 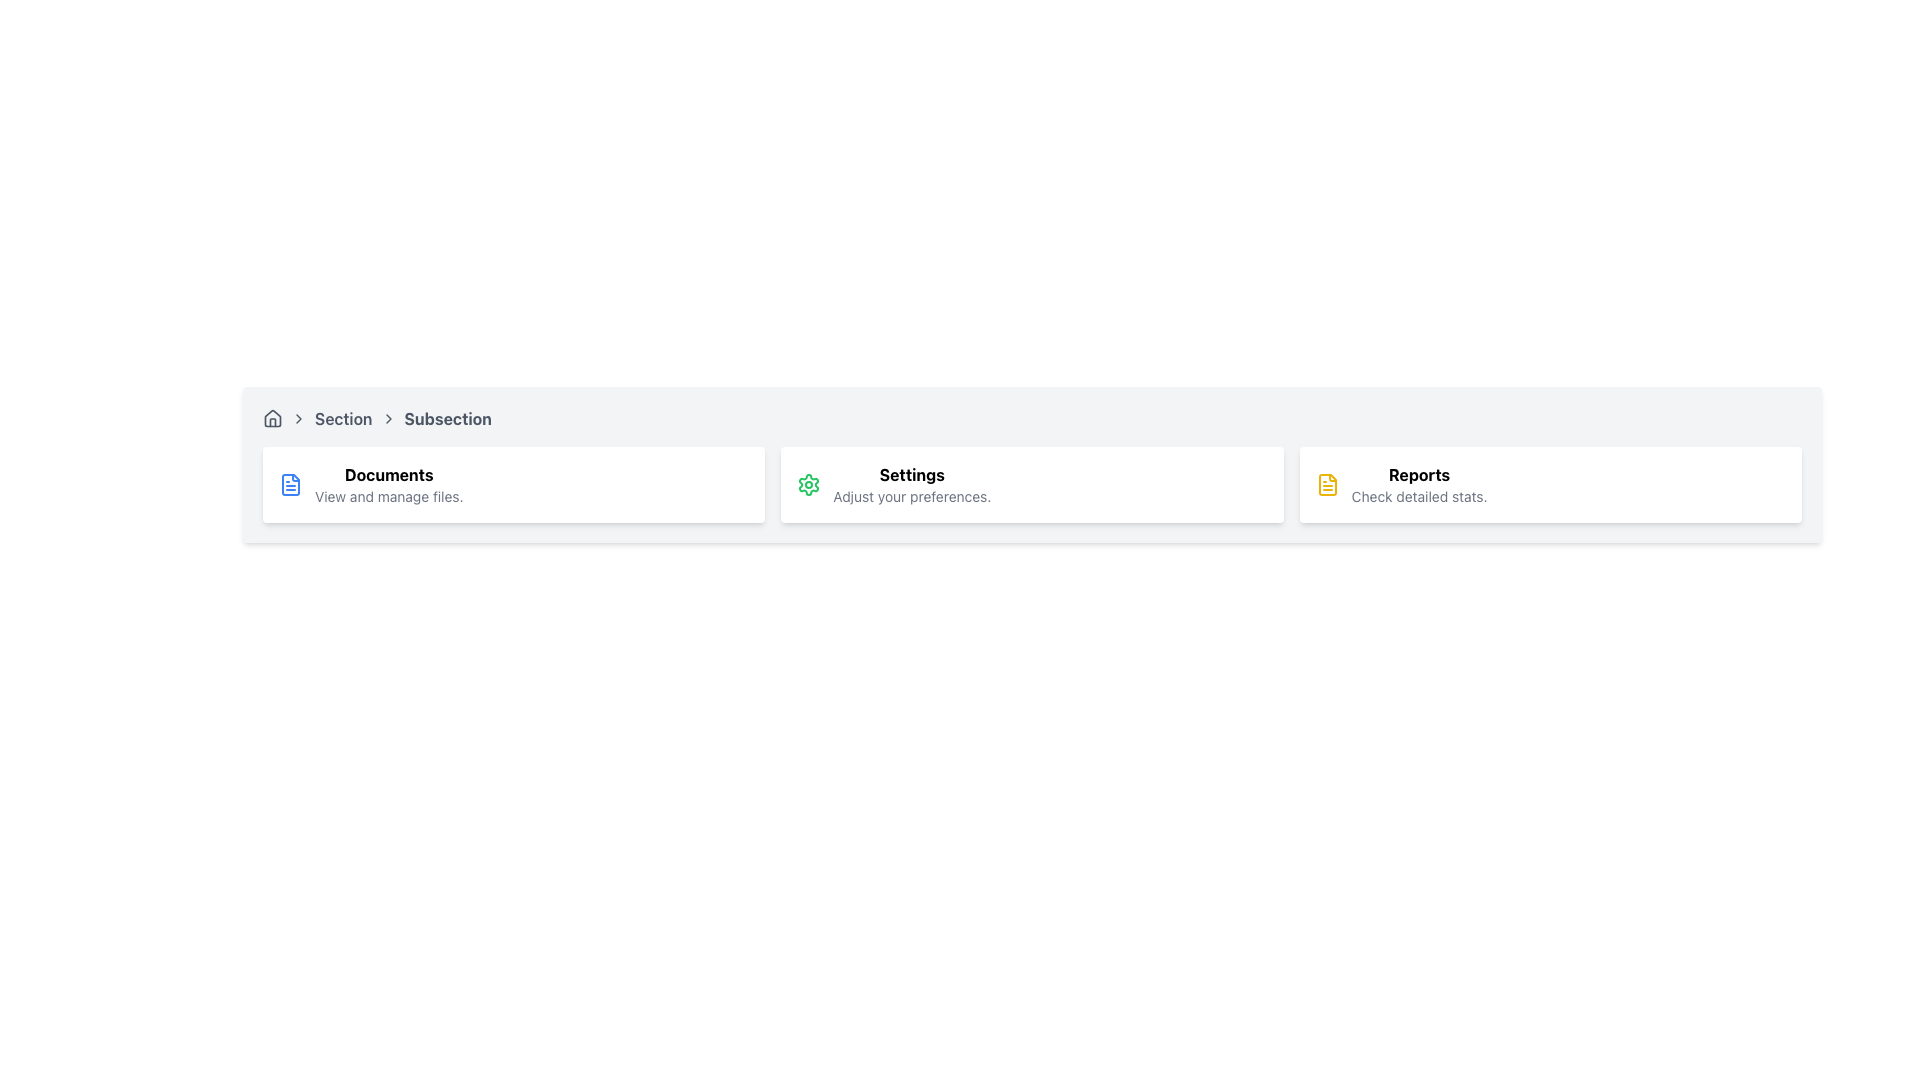 I want to click on the document icon located at the top-left position within the 'Documents' card, which visually represents a 'document' or 'file', so click(x=290, y=485).